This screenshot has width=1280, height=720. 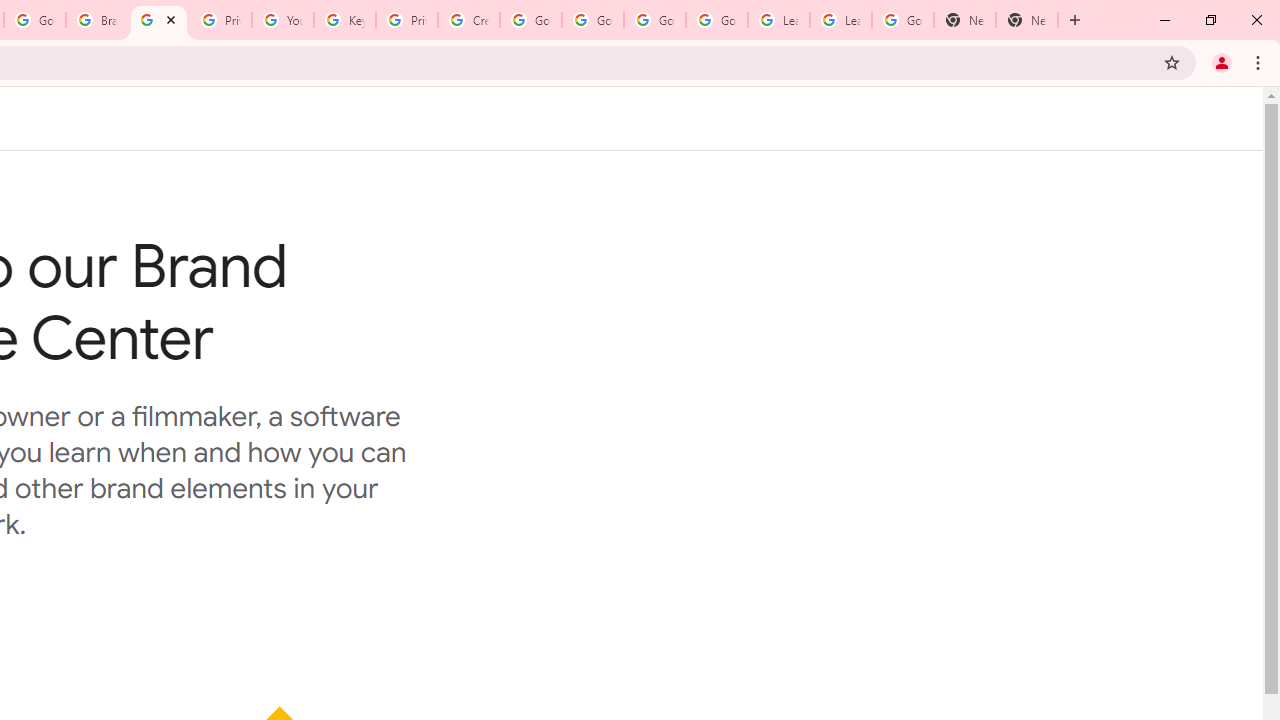 I want to click on 'Bookmark this tab', so click(x=1171, y=61).